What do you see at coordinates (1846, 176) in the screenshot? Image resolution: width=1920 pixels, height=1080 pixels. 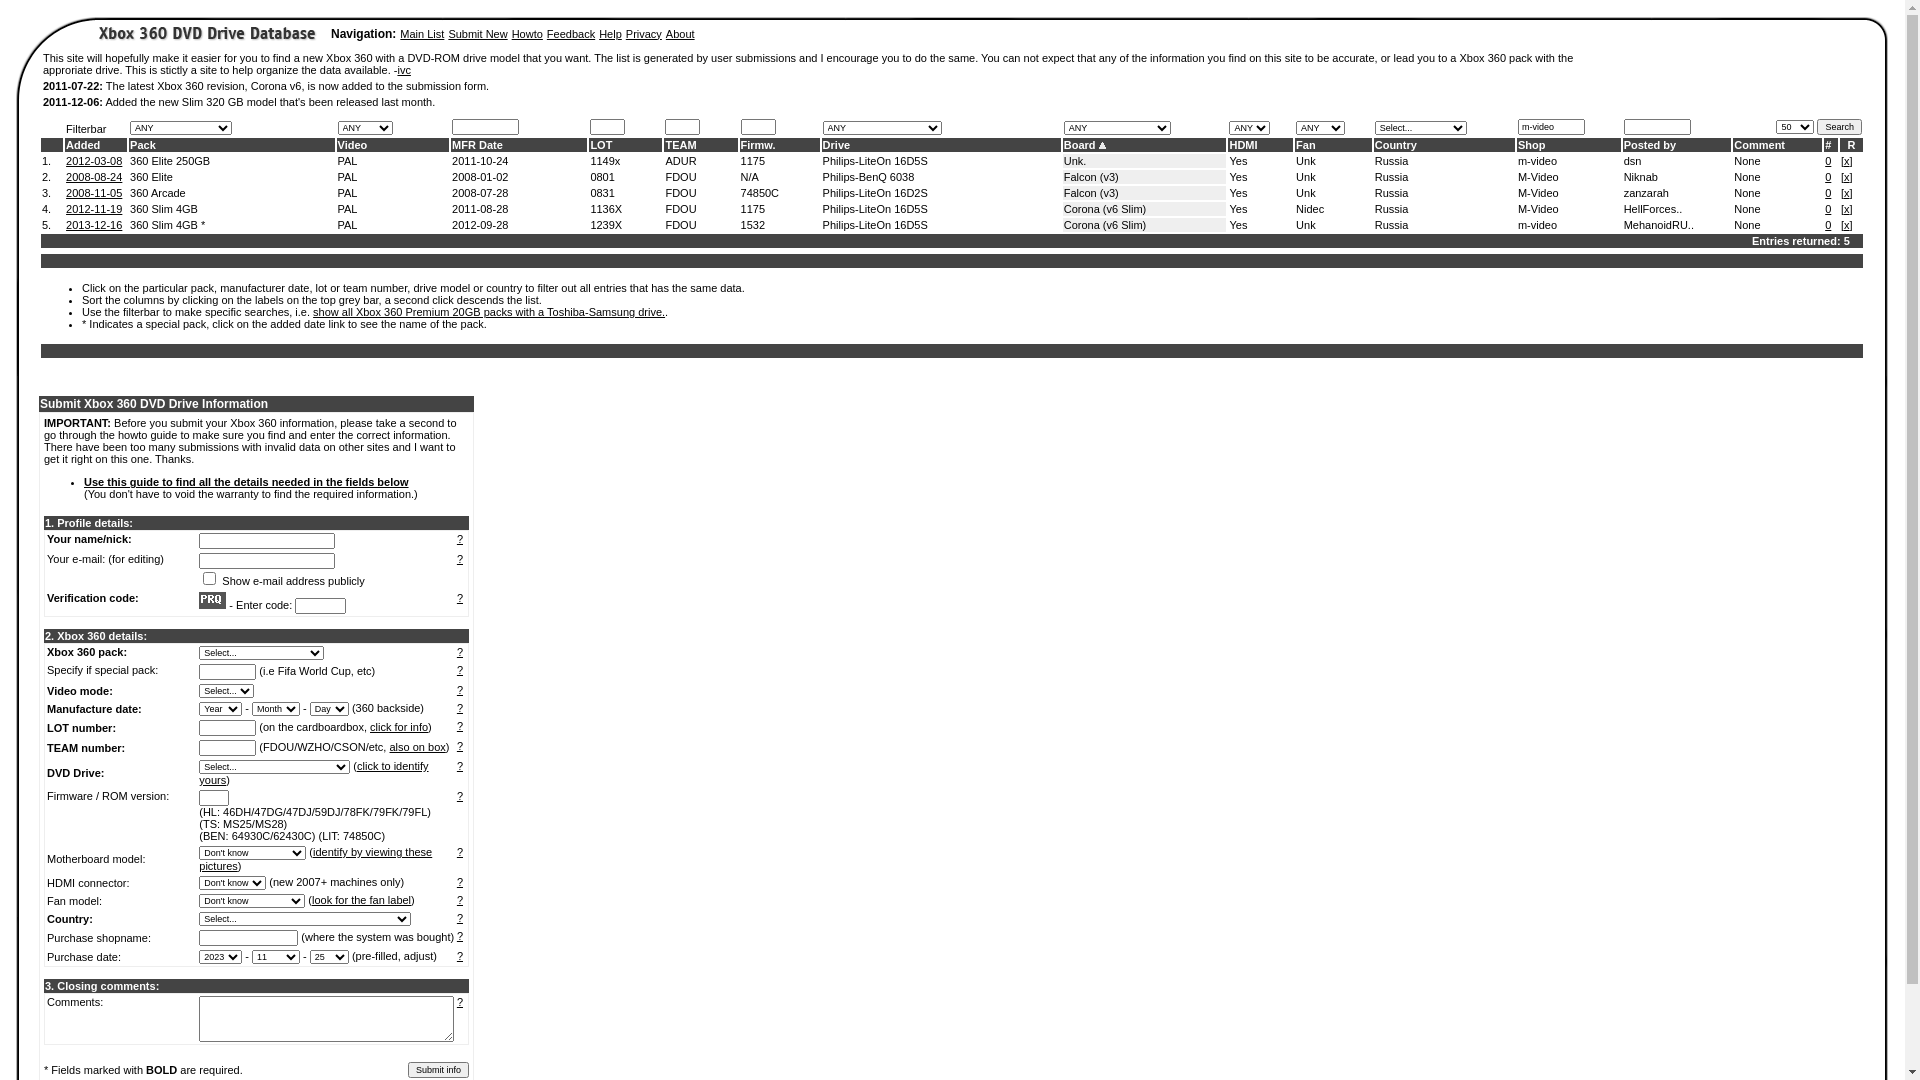 I see `'x'` at bounding box center [1846, 176].